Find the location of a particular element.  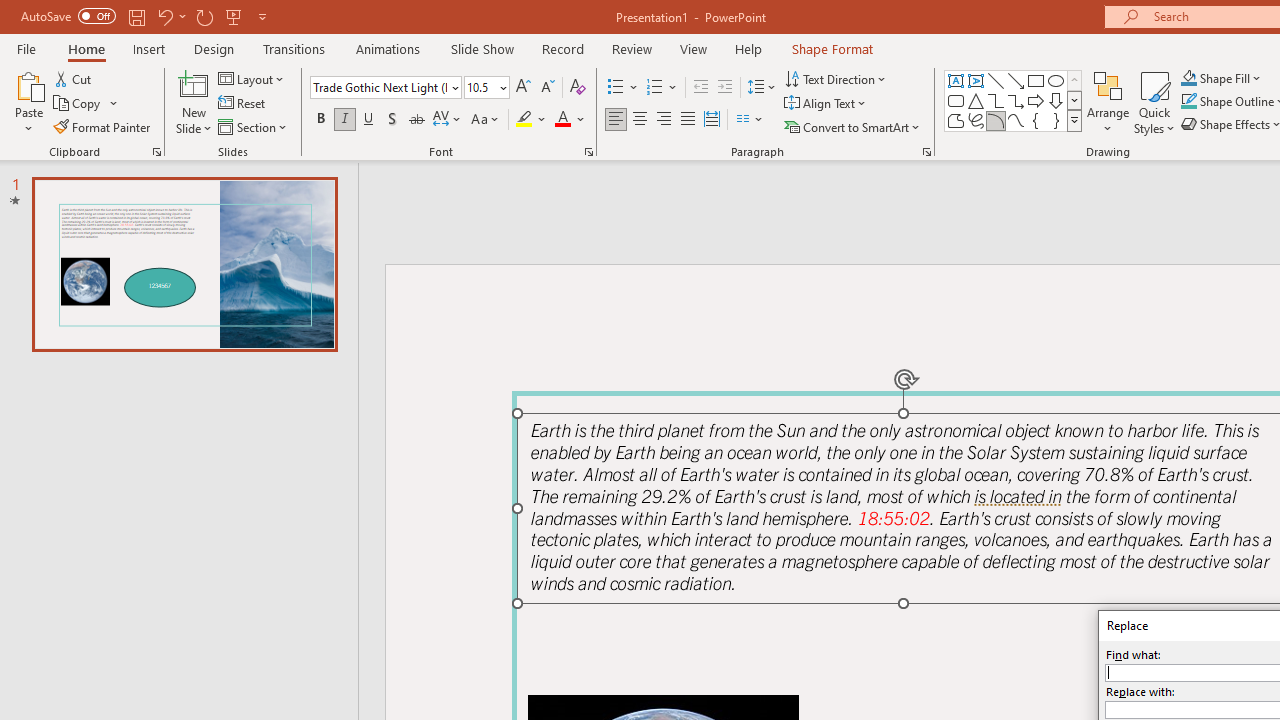

'Text Highlight Color' is located at coordinates (531, 119).